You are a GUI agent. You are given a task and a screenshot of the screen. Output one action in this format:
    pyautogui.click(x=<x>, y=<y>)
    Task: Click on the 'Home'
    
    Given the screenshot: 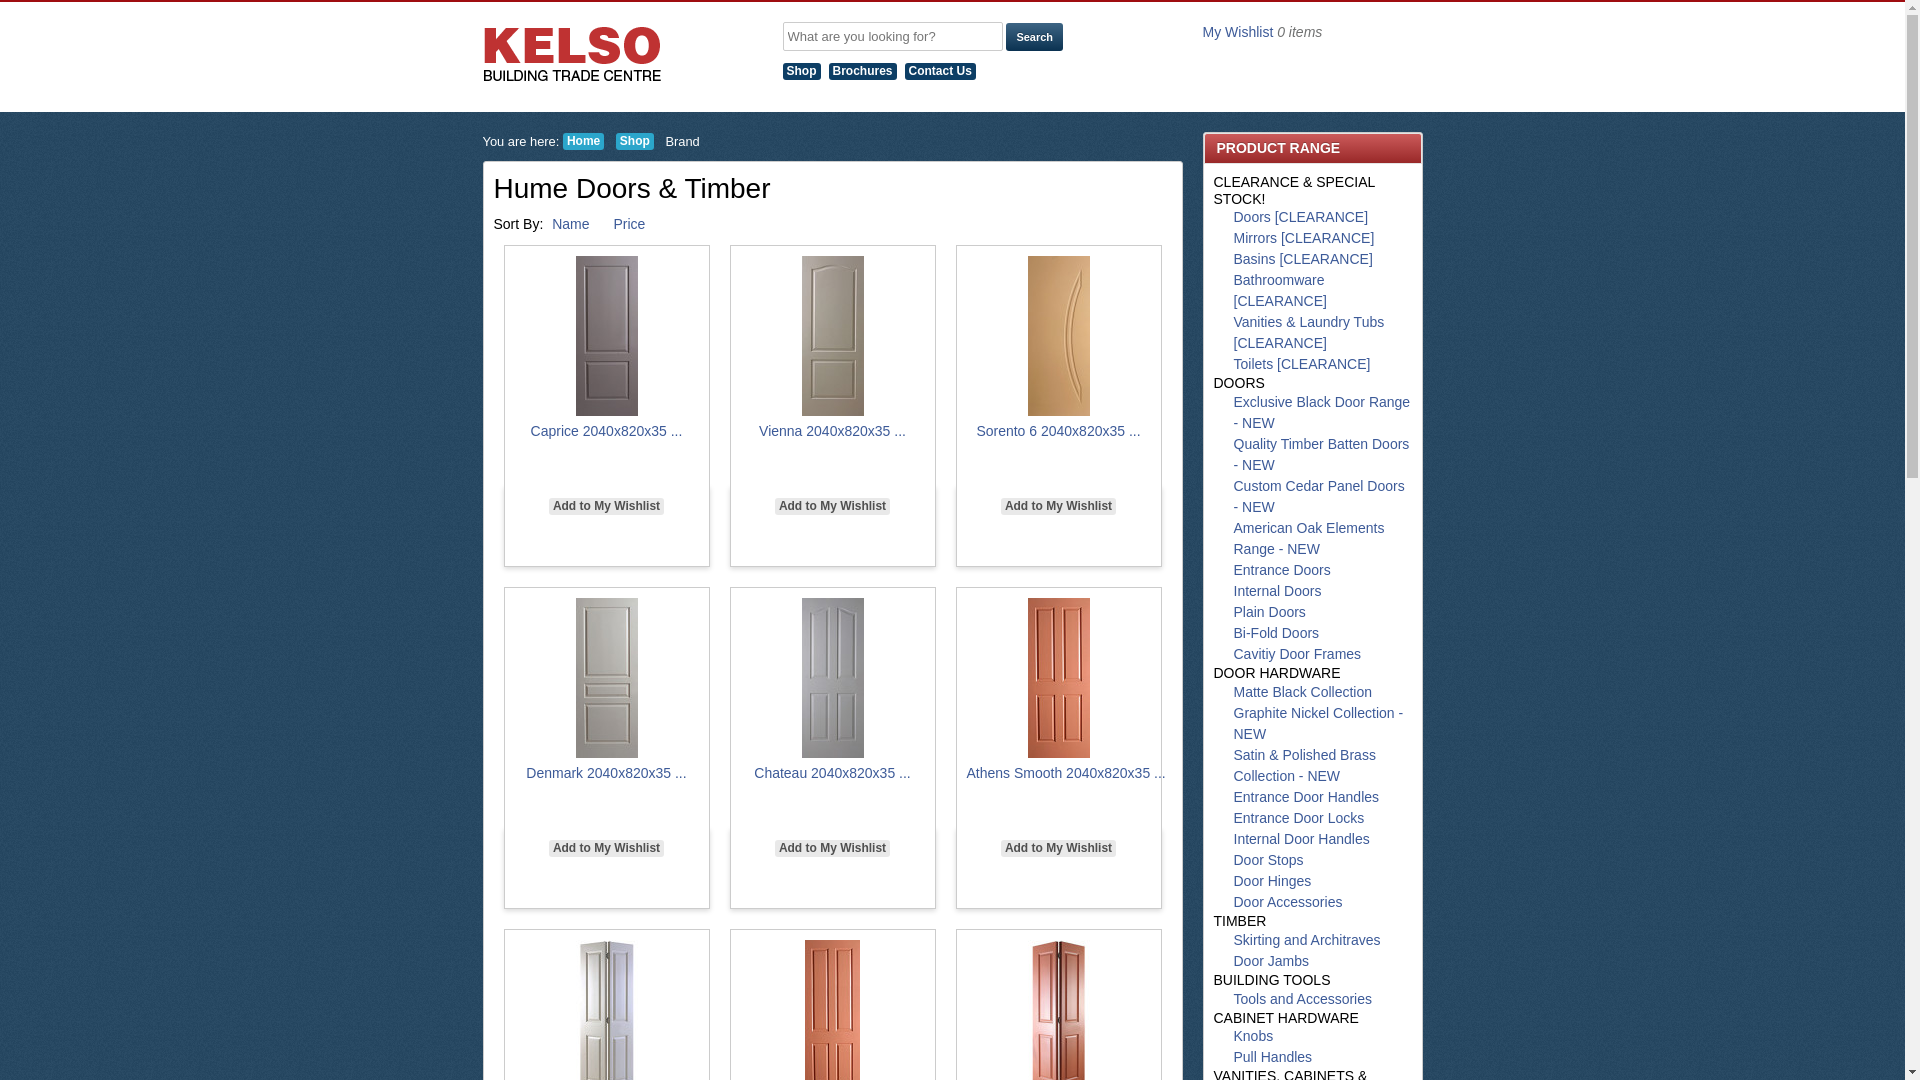 What is the action you would take?
    pyautogui.click(x=582, y=140)
    